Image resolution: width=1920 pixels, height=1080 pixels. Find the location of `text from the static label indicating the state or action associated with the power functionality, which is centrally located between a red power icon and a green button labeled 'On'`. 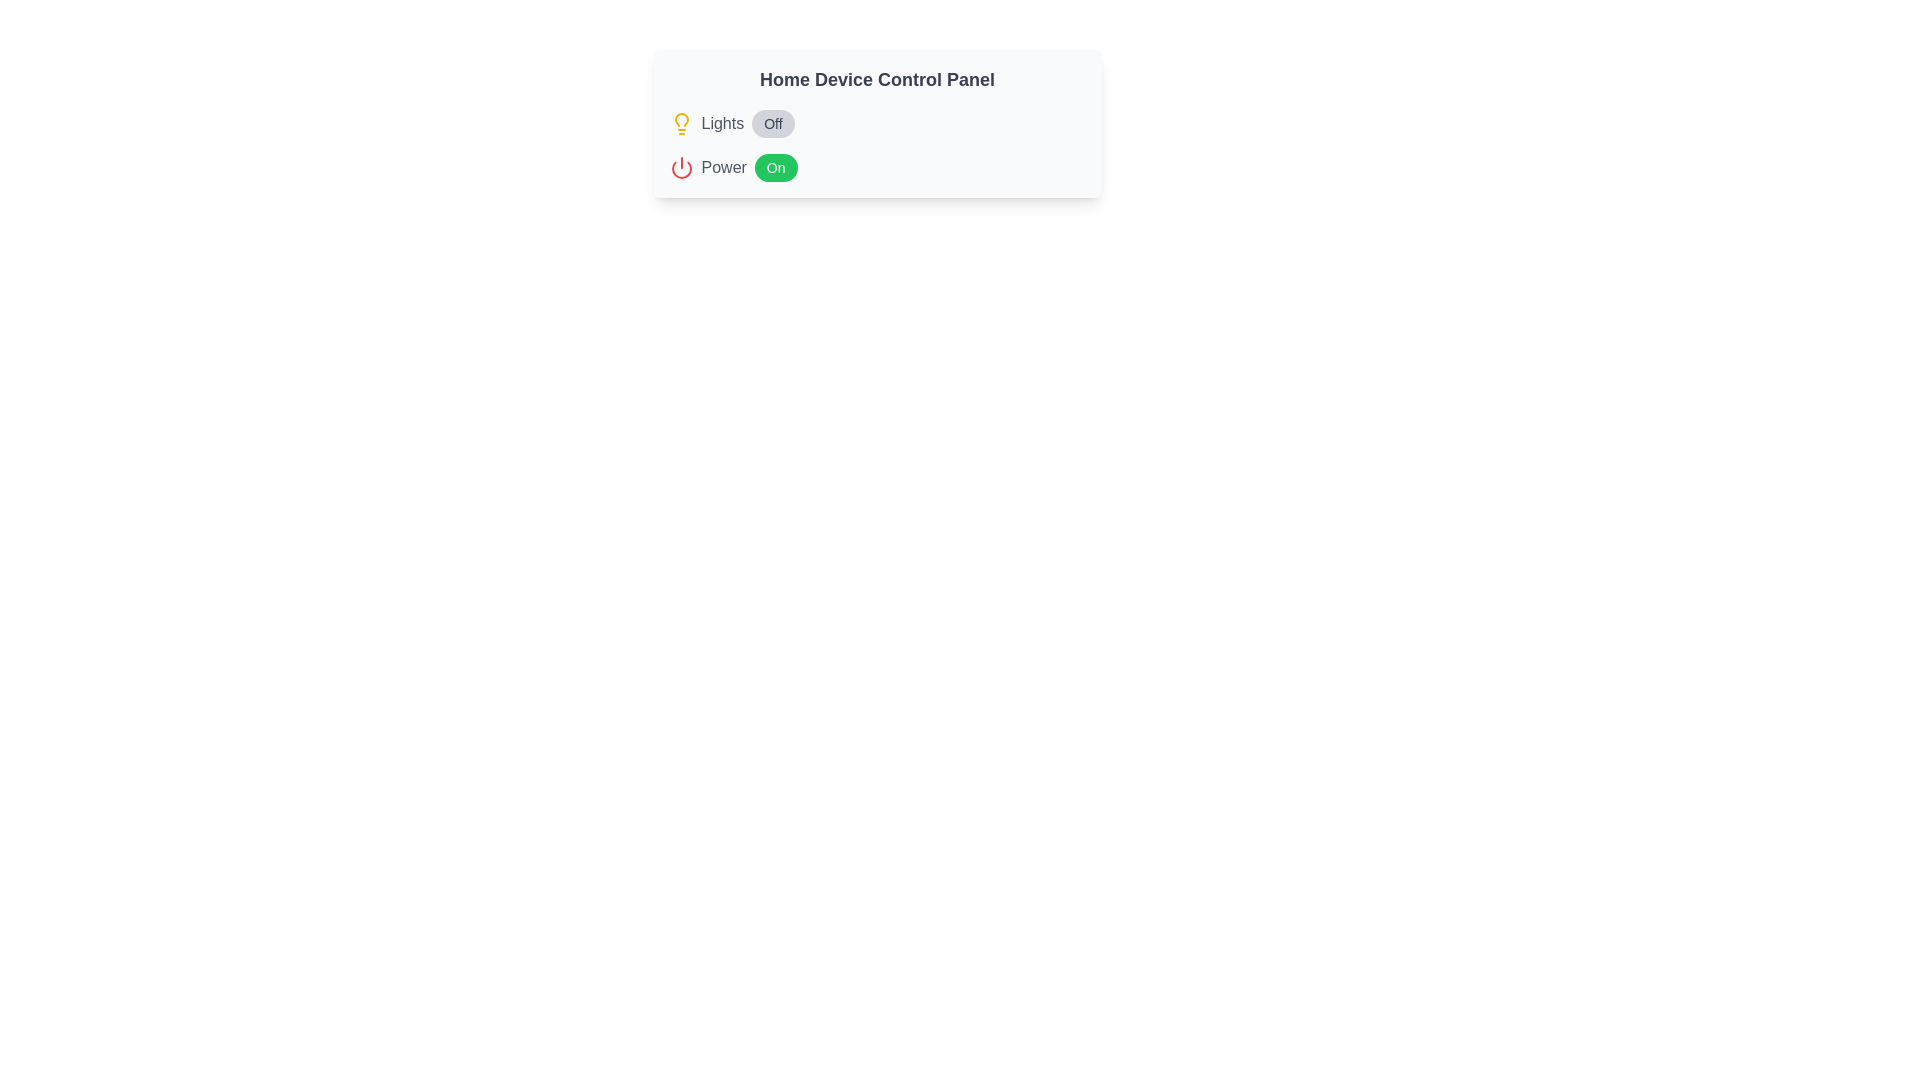

text from the static label indicating the state or action associated with the power functionality, which is centrally located between a red power icon and a green button labeled 'On' is located at coordinates (723, 167).